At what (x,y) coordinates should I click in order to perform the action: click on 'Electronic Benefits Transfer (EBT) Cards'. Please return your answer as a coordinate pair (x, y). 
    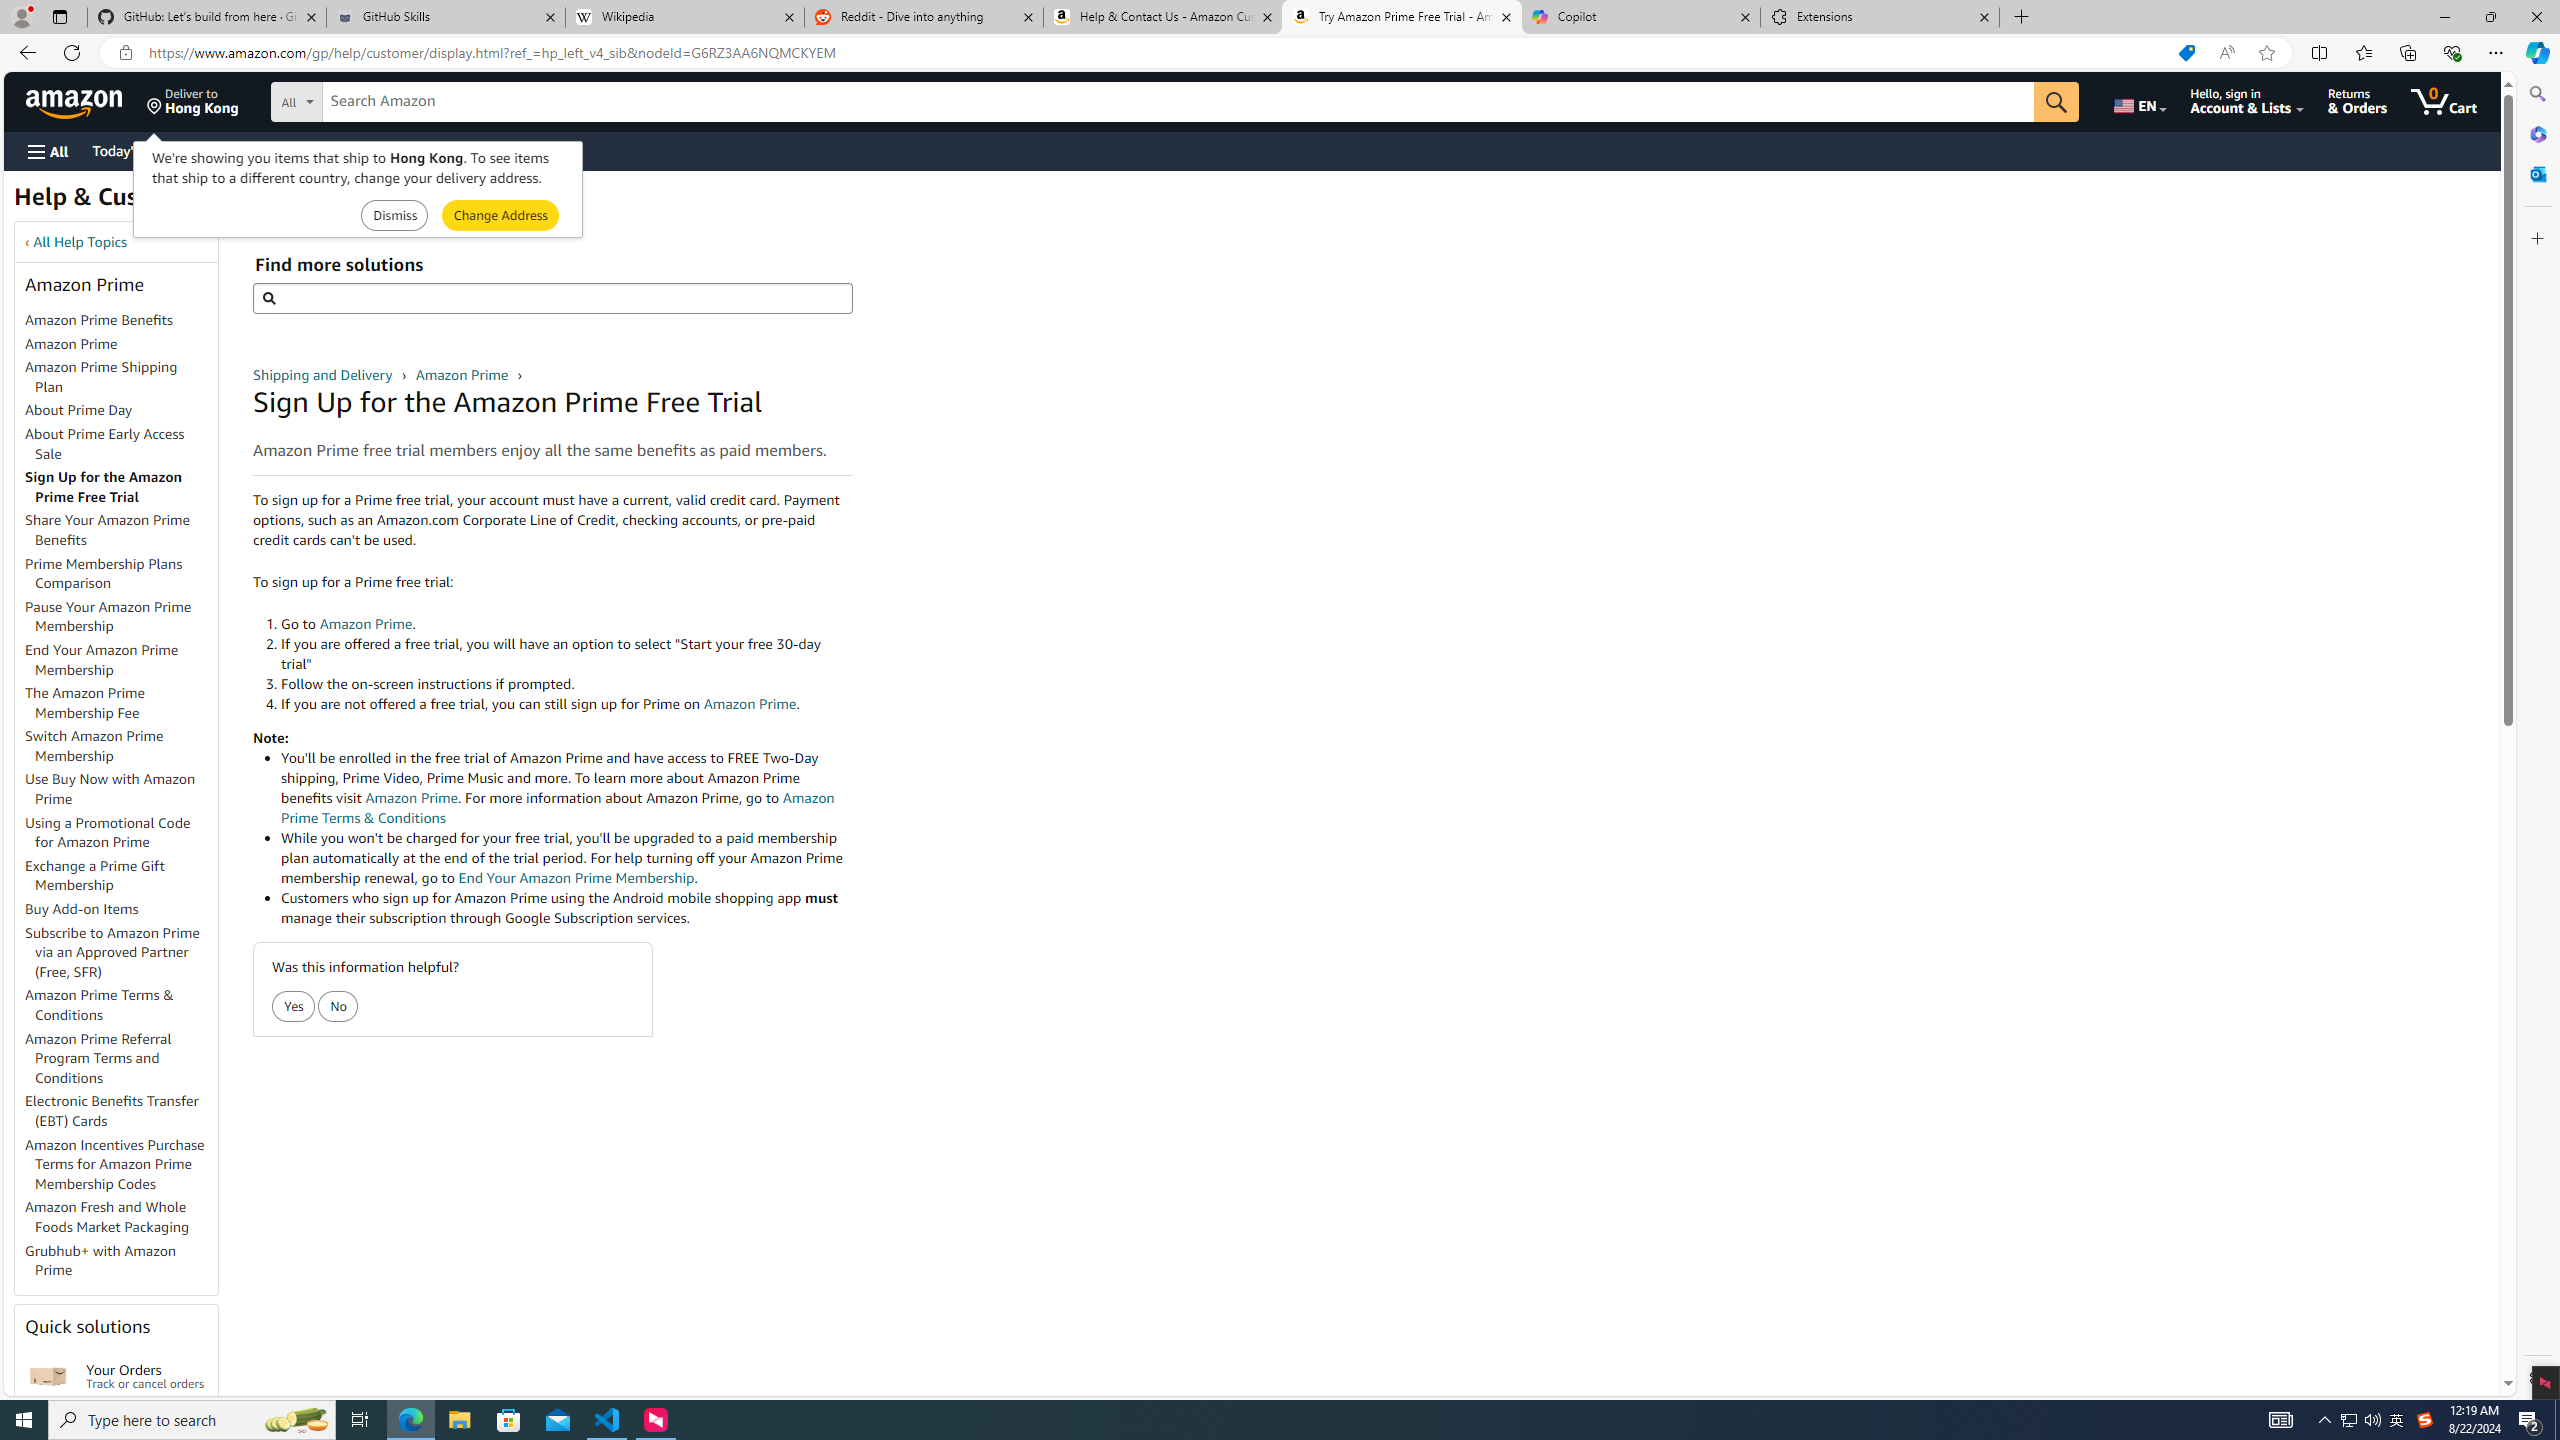
    Looking at the image, I should click on (111, 1110).